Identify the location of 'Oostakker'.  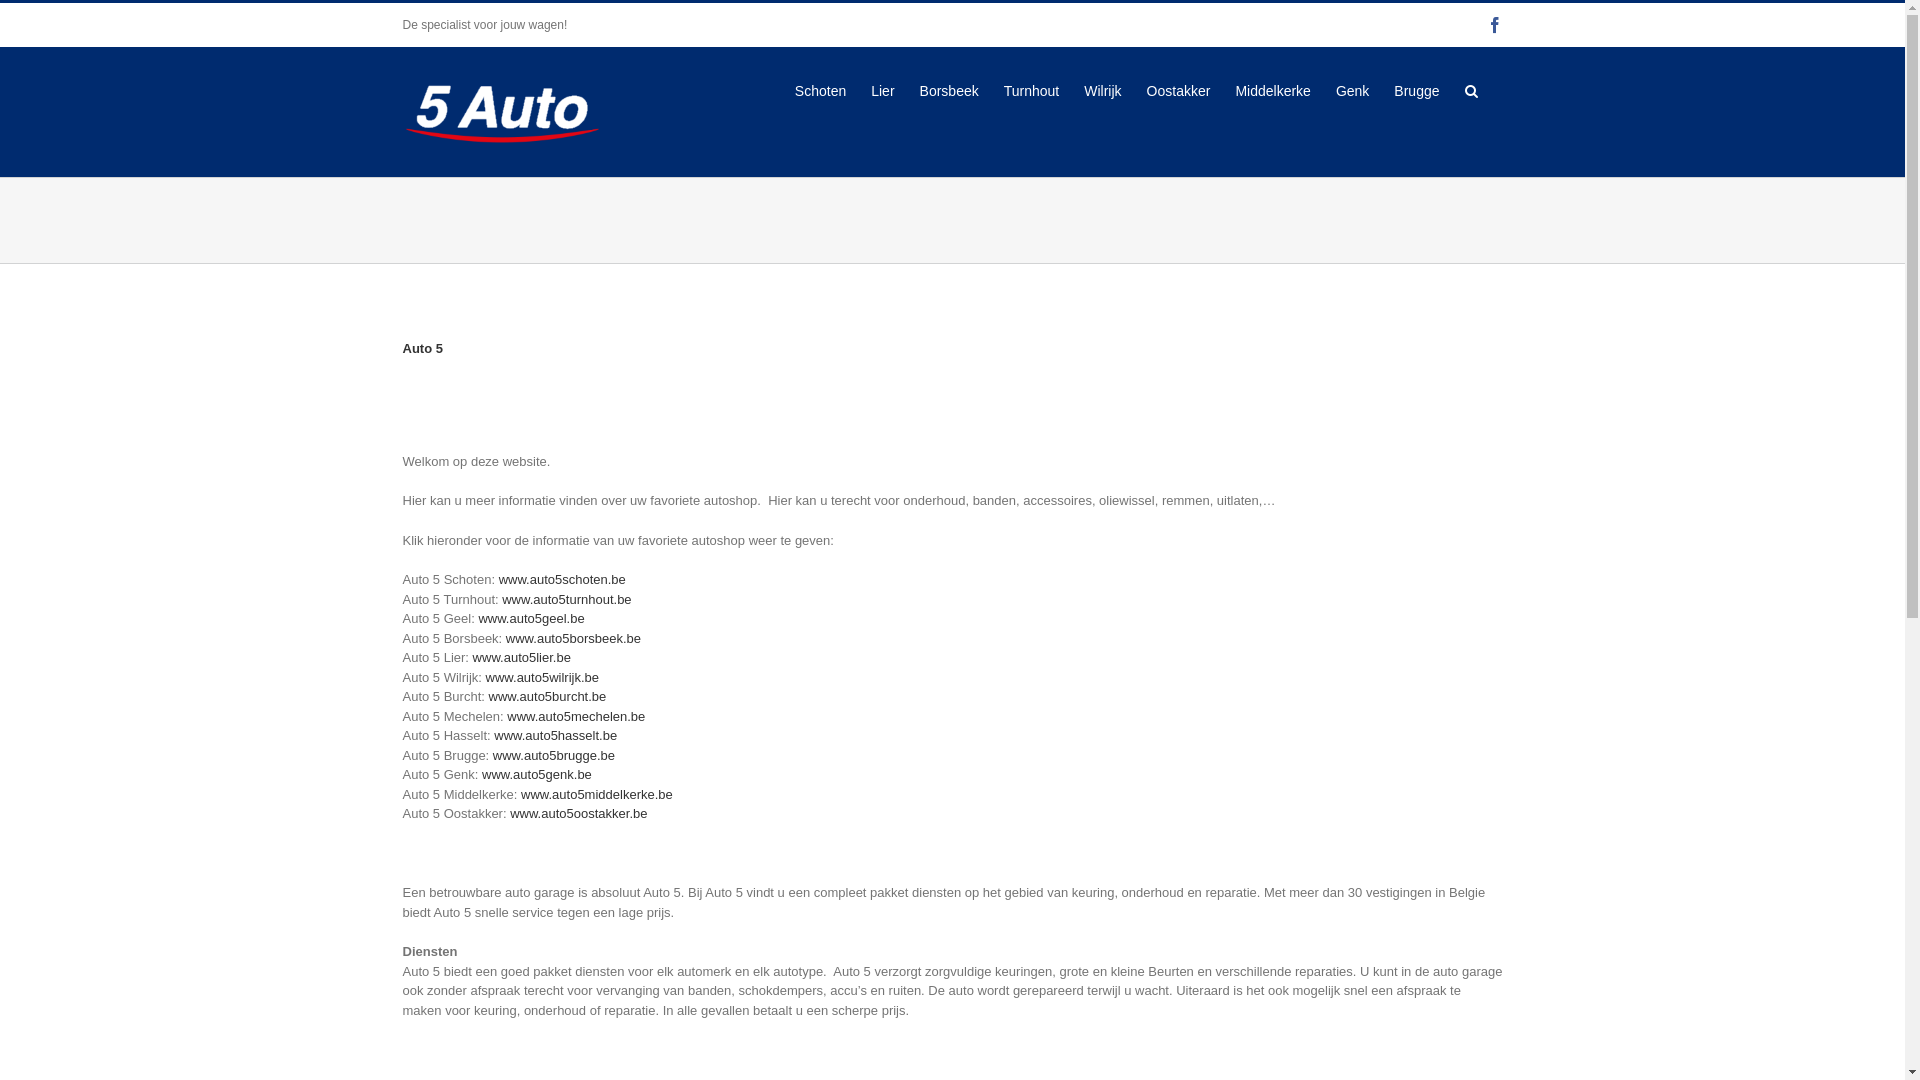
(1179, 88).